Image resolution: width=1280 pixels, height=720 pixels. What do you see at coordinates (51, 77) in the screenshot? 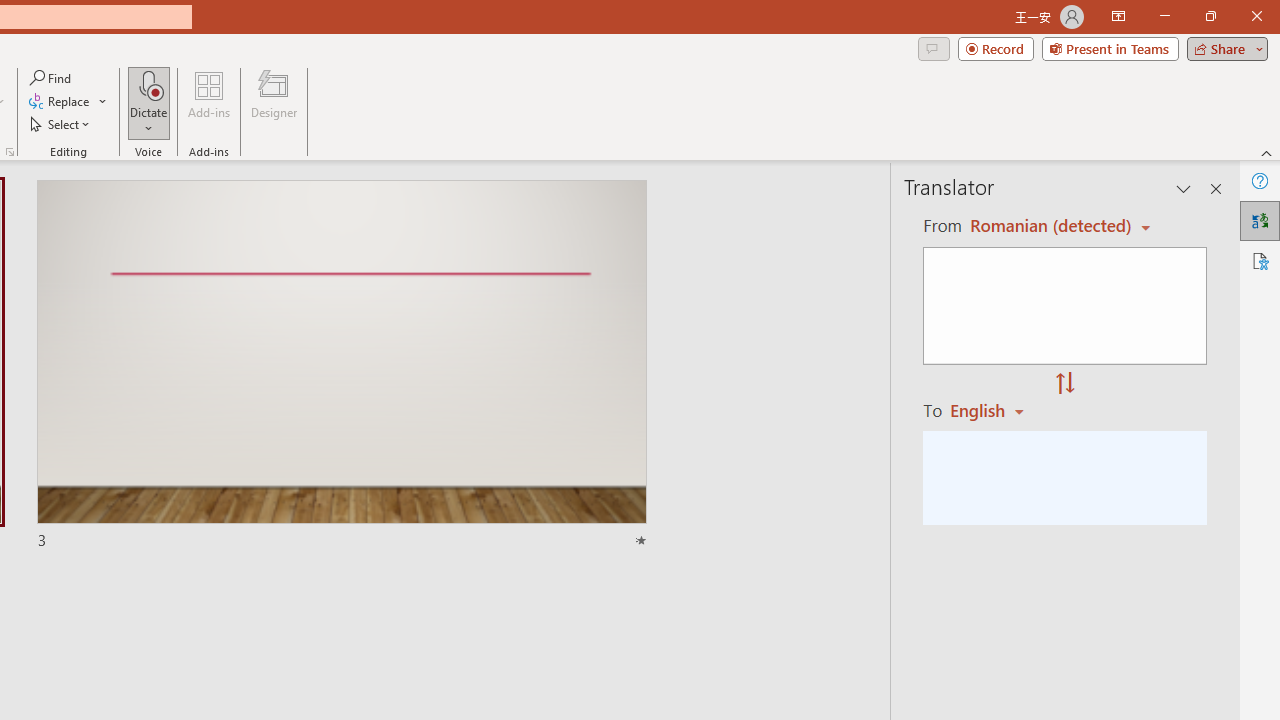
I see `'Find...'` at bounding box center [51, 77].